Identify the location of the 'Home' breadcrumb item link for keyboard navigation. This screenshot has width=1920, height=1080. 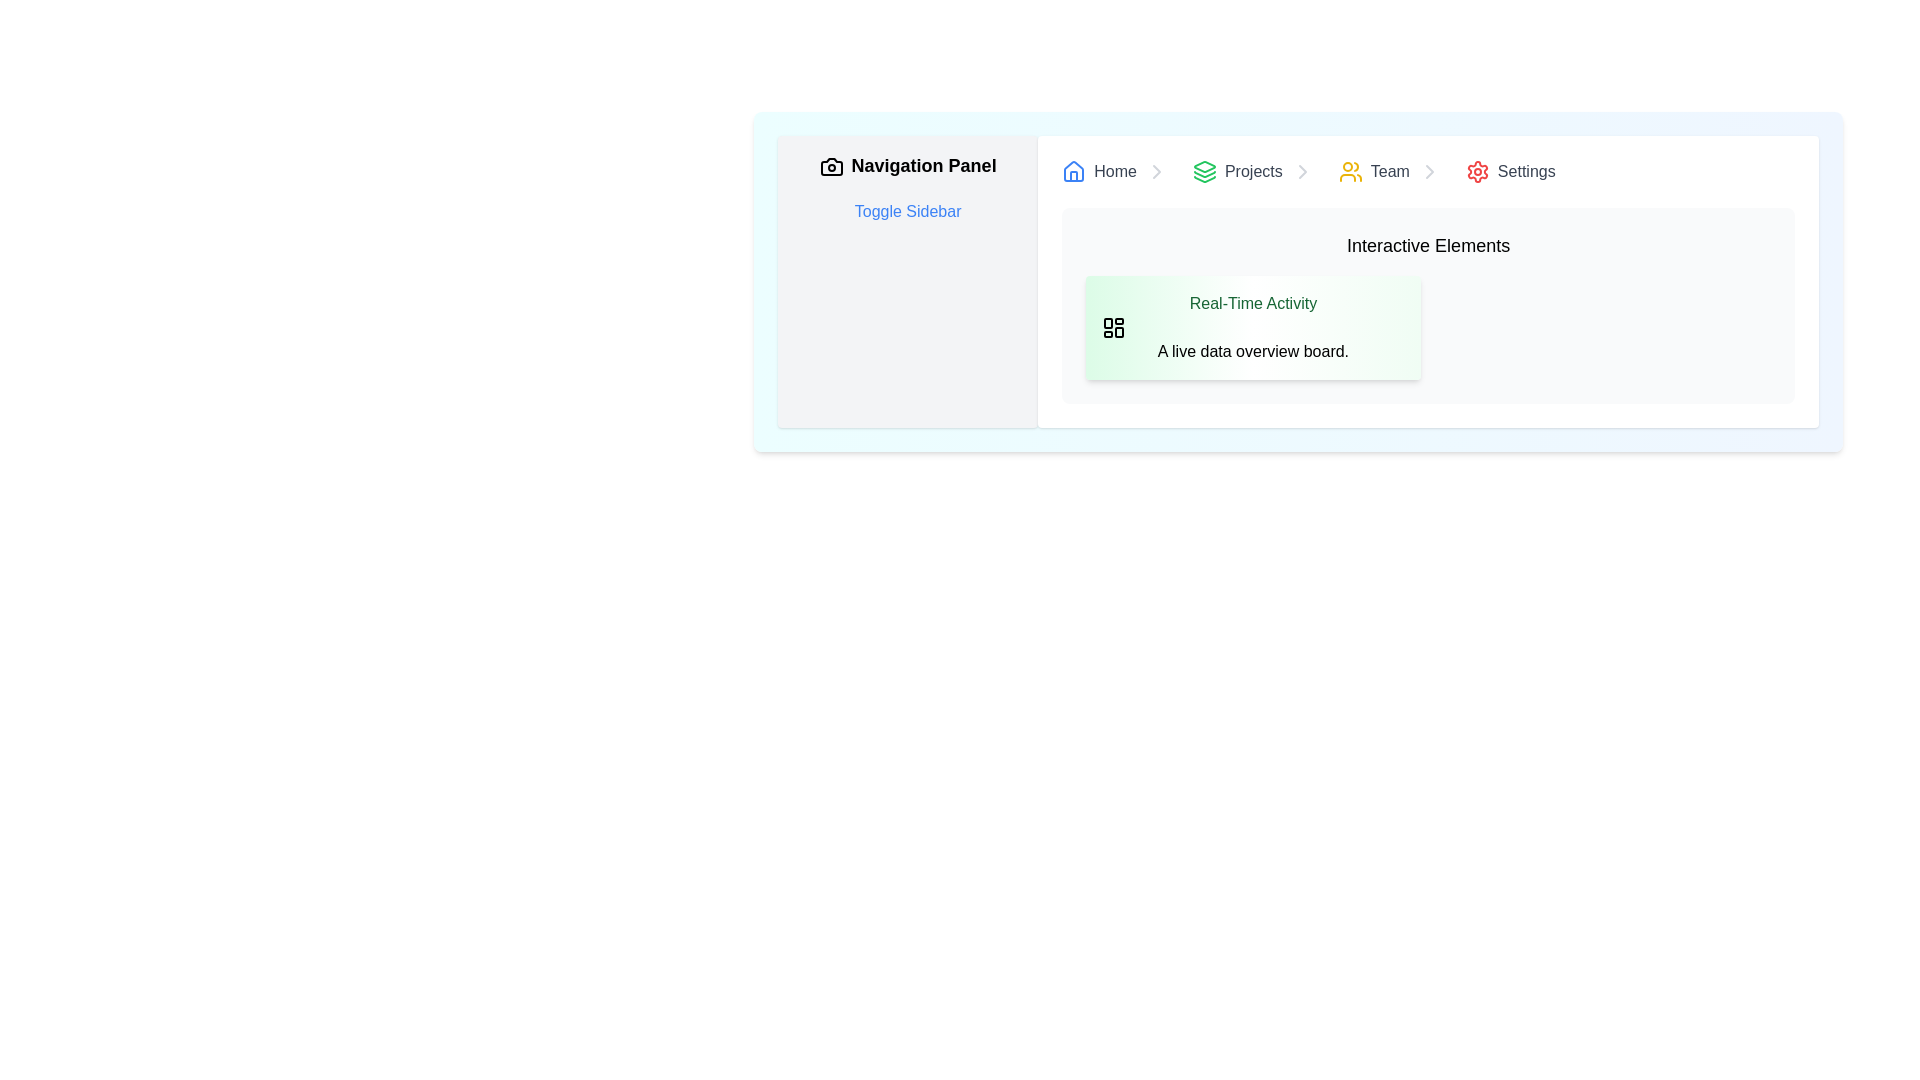
(1118, 171).